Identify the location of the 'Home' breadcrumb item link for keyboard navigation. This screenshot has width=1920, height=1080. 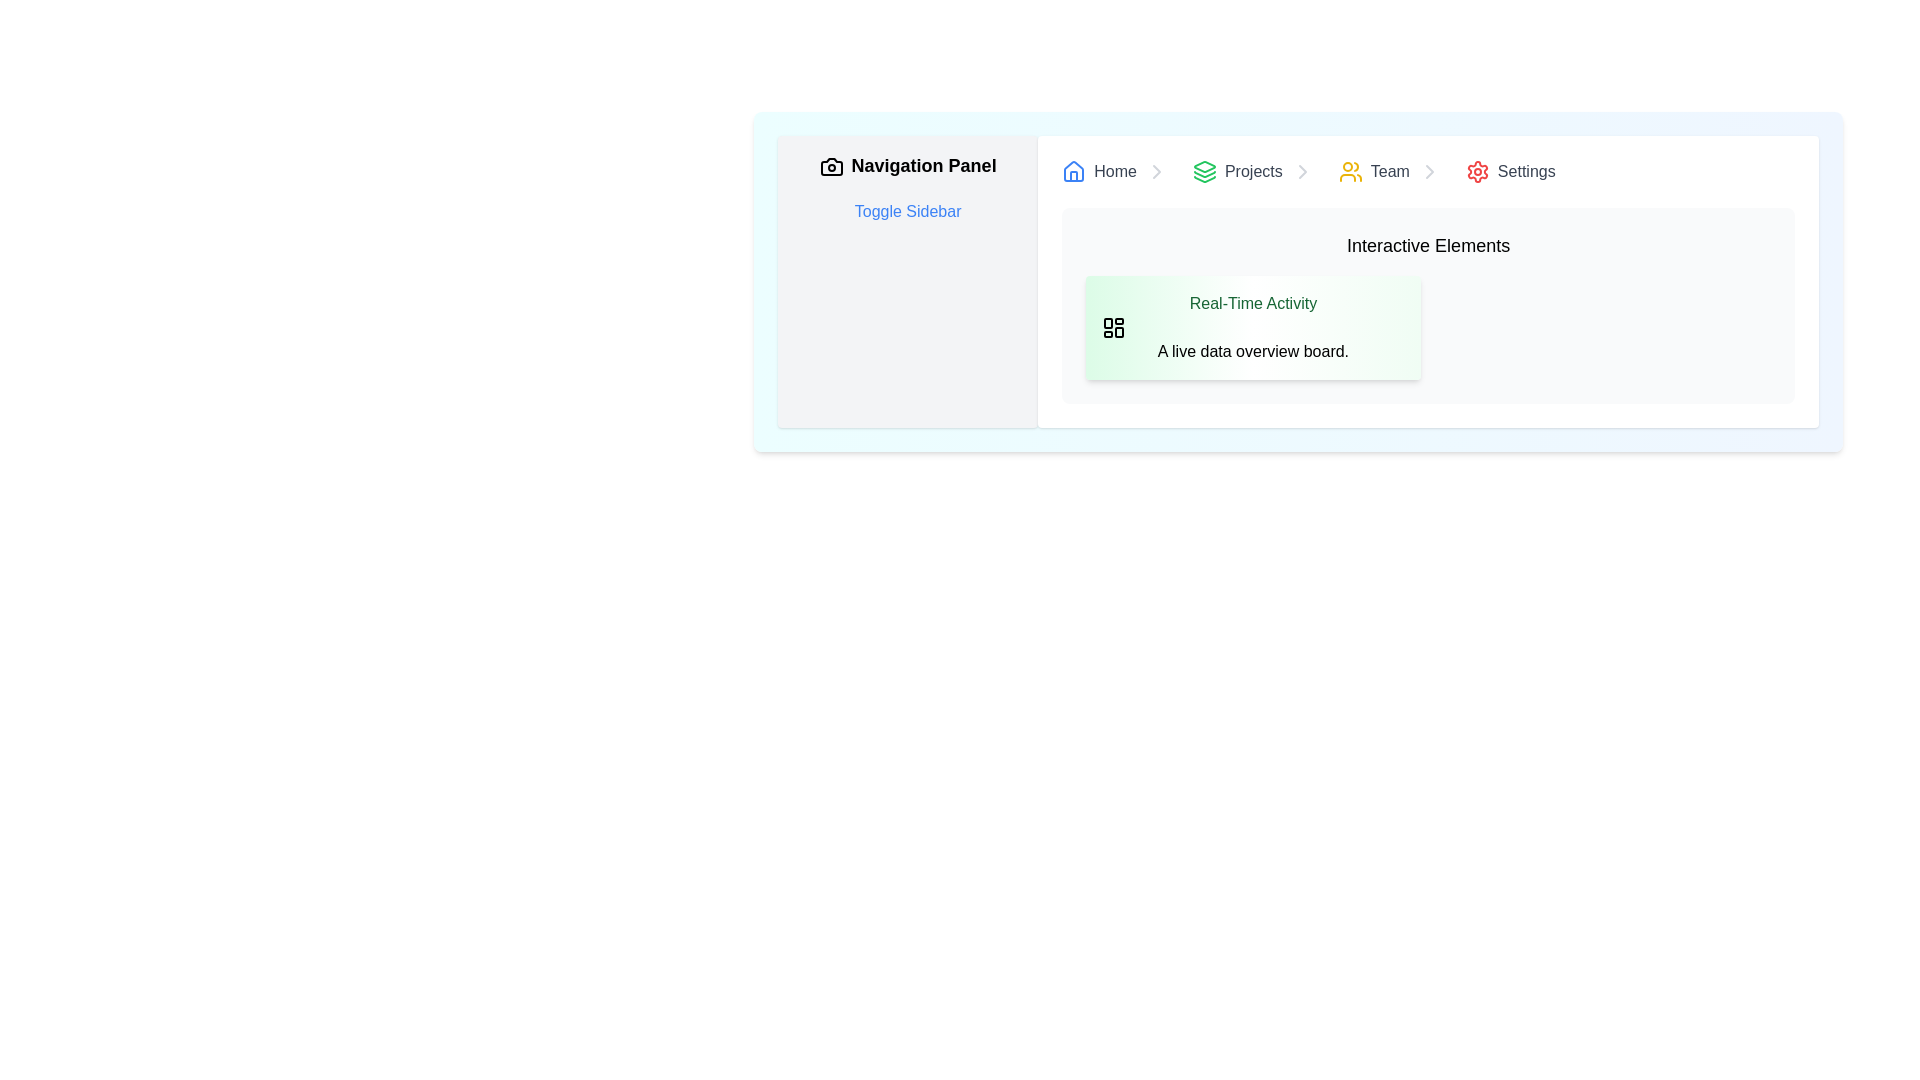
(1118, 171).